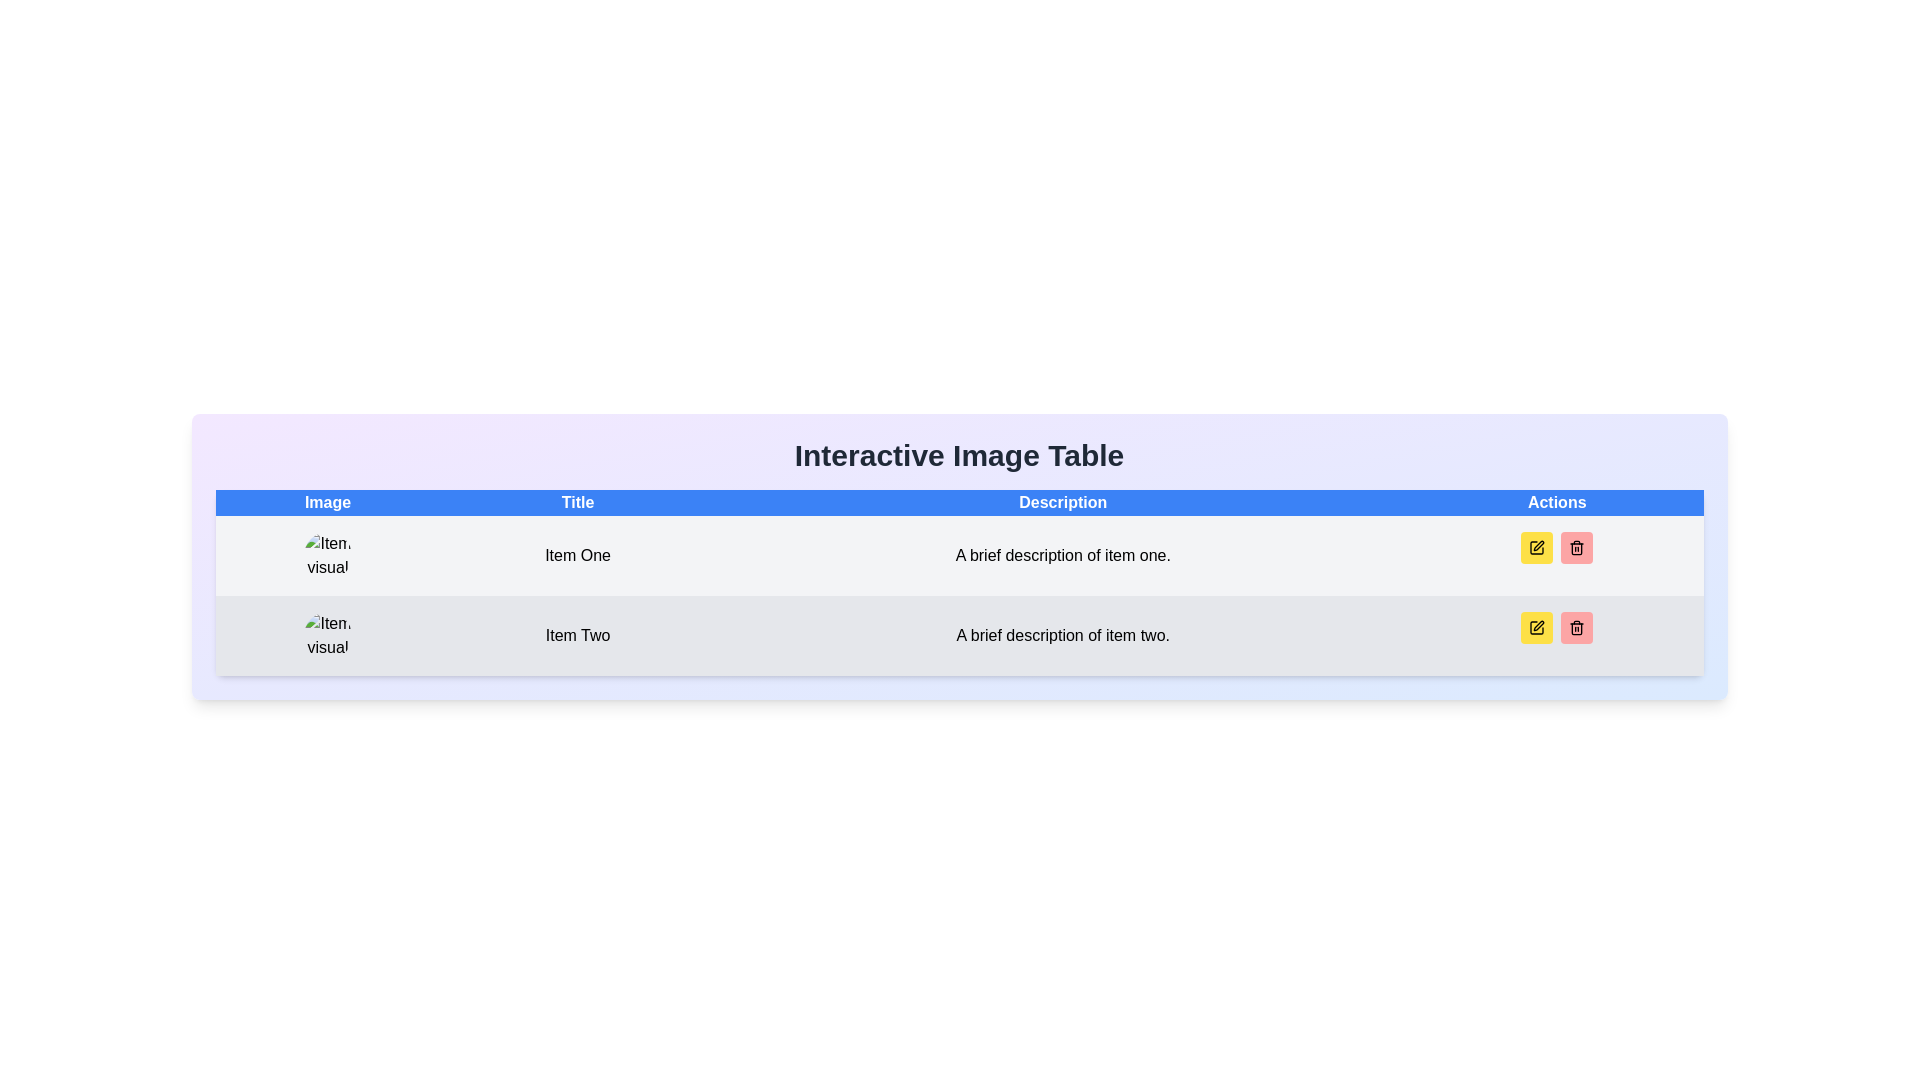 The image size is (1920, 1080). I want to click on the red delete button with a trashcan icon located in the actions column of the second row, positioned to the right of the yellow edit button, to observe its hover effects, so click(1576, 547).